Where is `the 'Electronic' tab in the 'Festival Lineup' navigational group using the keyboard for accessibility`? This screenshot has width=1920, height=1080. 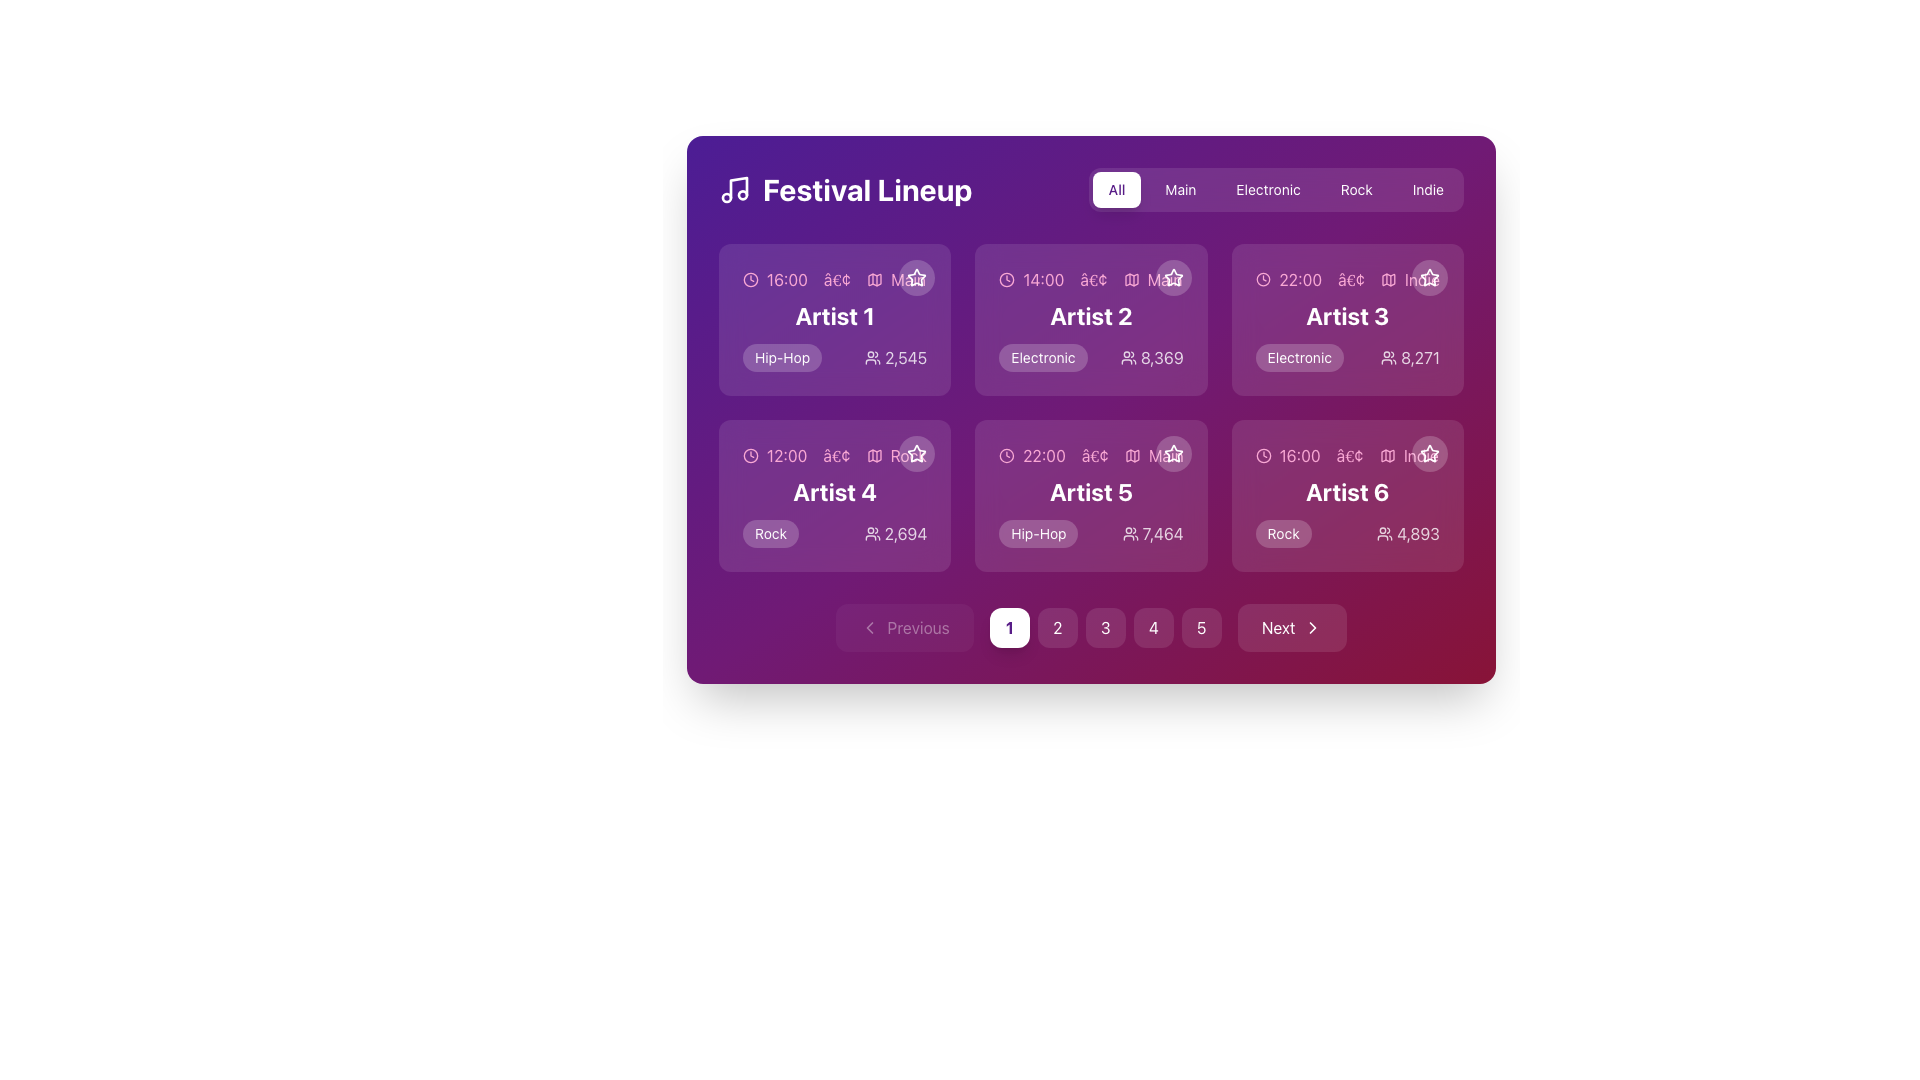 the 'Electronic' tab in the 'Festival Lineup' navigational group using the keyboard for accessibility is located at coordinates (1275, 189).